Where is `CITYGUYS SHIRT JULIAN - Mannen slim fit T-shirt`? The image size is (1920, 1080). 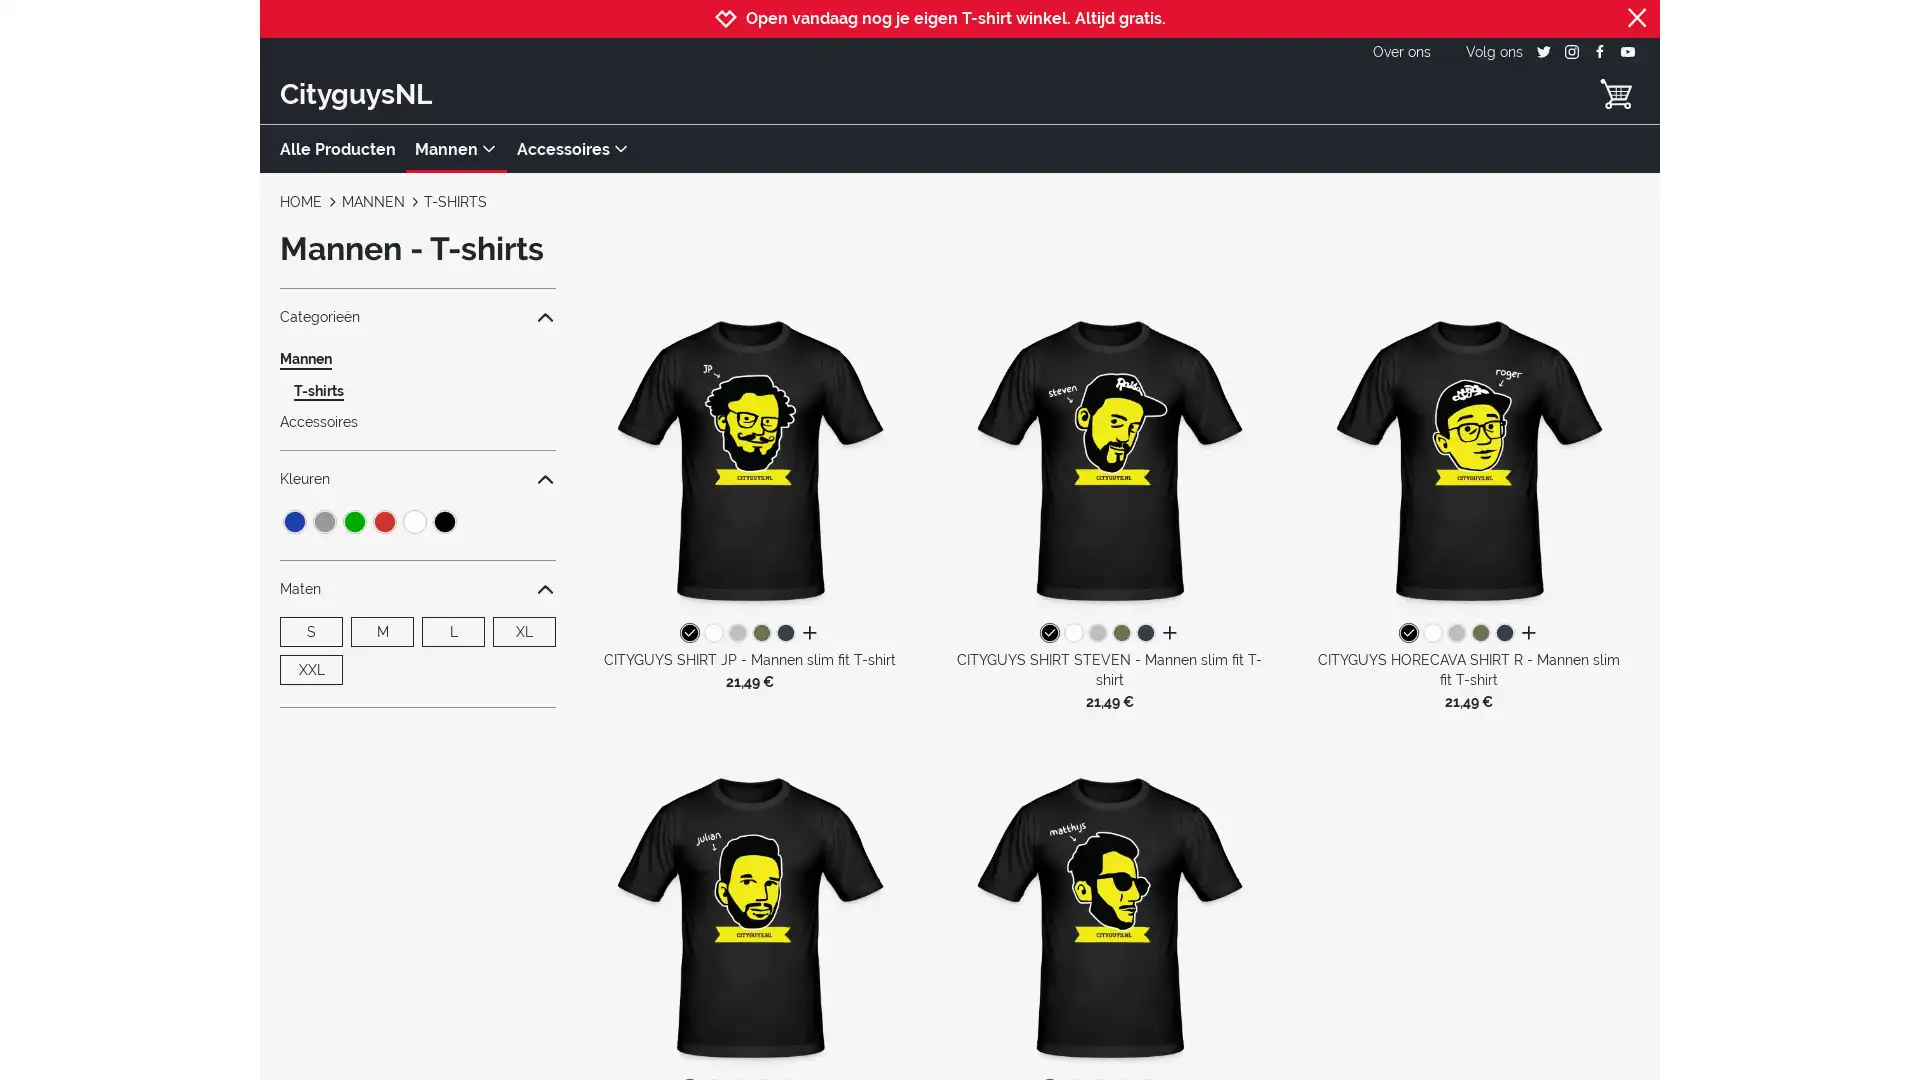
CITYGUYS SHIRT JULIAN - Mannen slim fit T-shirt is located at coordinates (748, 914).